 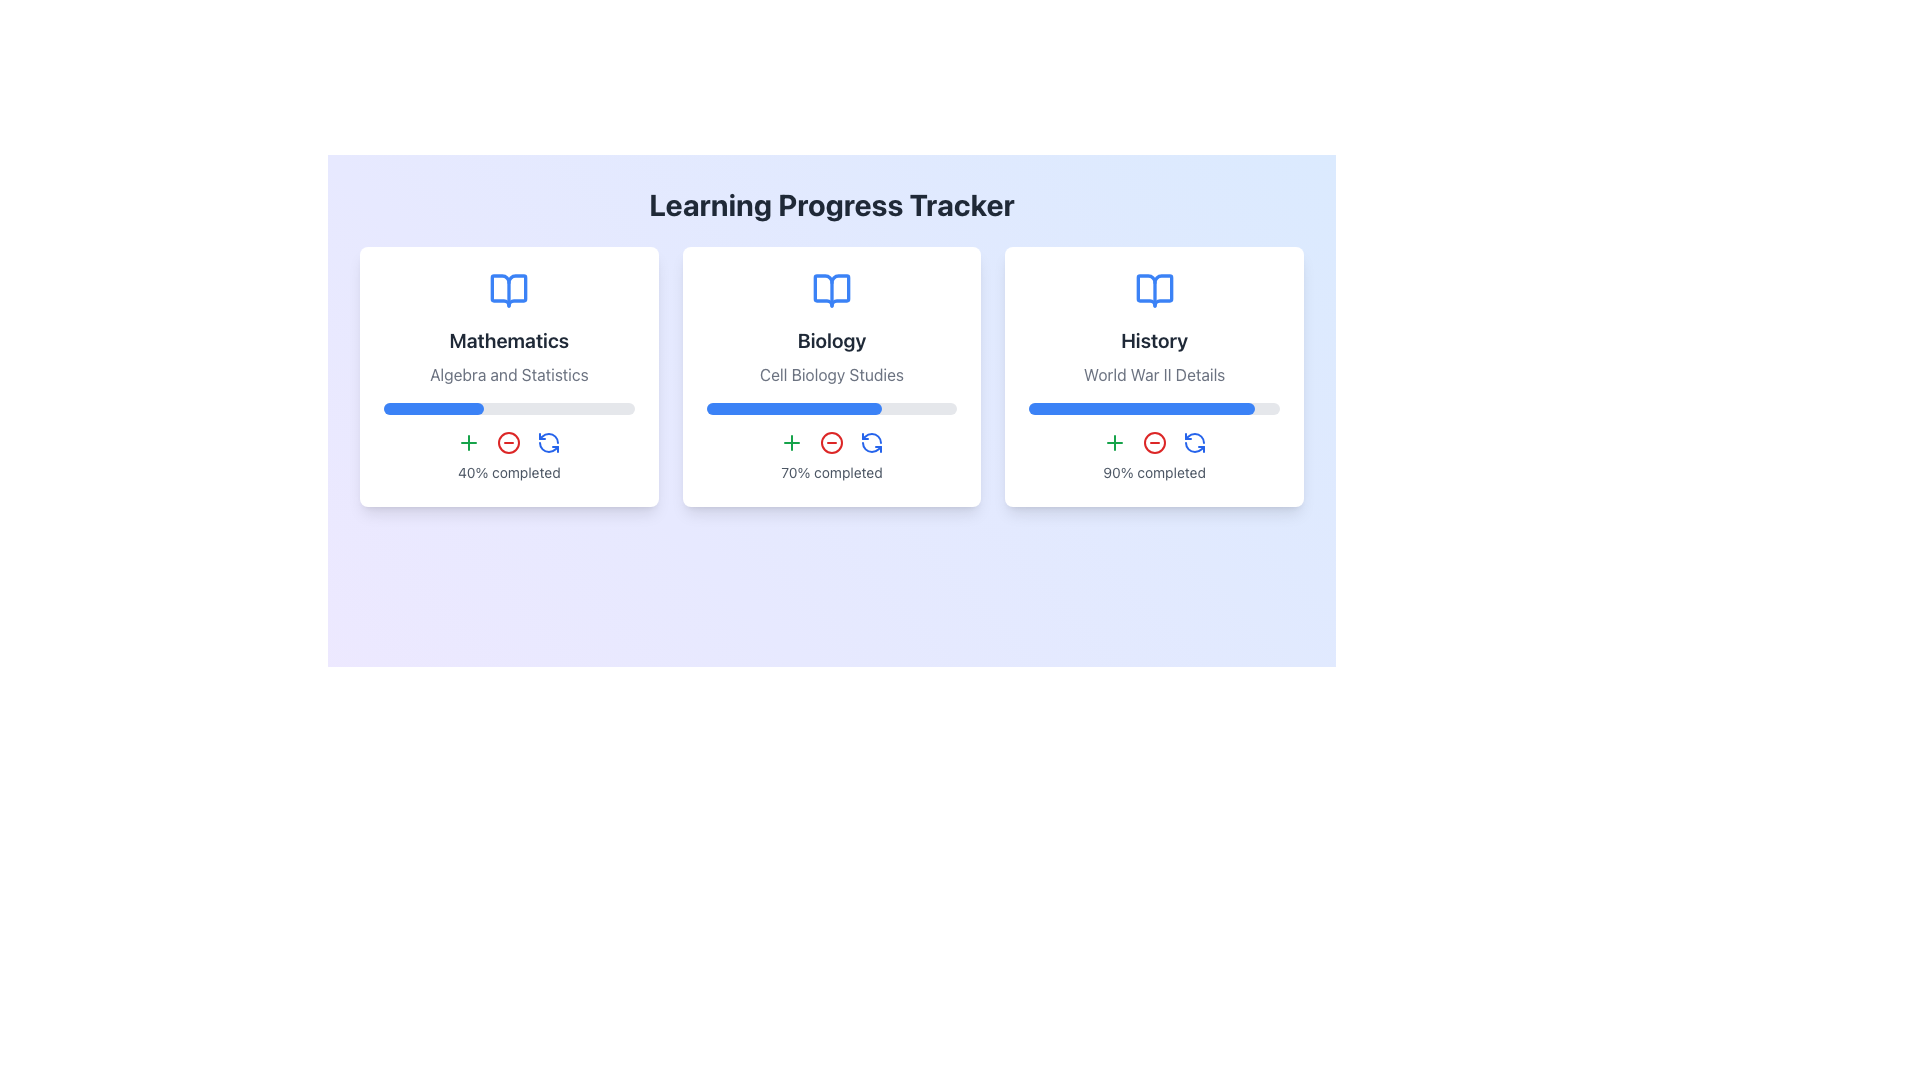 What do you see at coordinates (1154, 339) in the screenshot?
I see `the 'History' title text label located in the upper section of the third card, which is situated below the book icon and above the subtitle 'World War II Details.'` at bounding box center [1154, 339].